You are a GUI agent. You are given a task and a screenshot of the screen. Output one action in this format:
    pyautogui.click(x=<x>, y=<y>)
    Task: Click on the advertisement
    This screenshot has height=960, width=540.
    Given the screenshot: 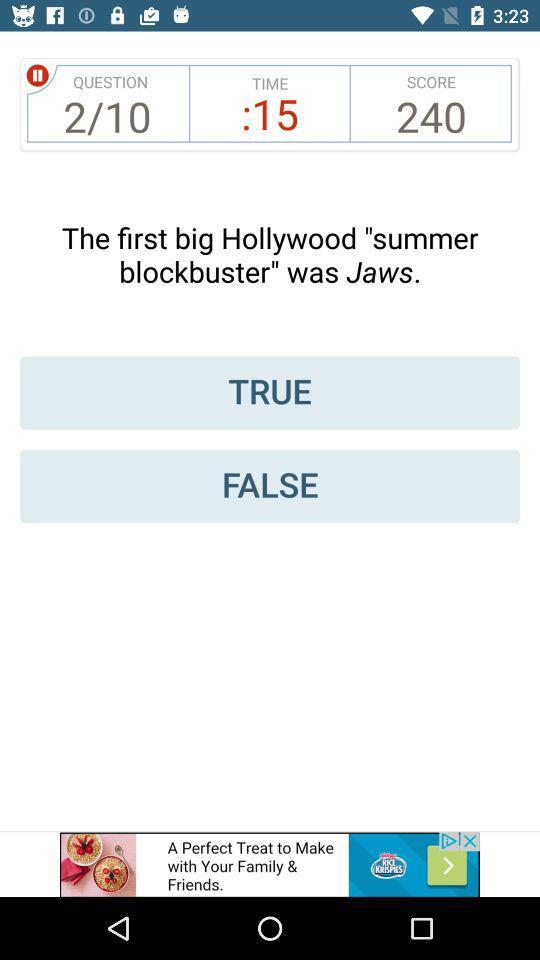 What is the action you would take?
    pyautogui.click(x=270, y=863)
    